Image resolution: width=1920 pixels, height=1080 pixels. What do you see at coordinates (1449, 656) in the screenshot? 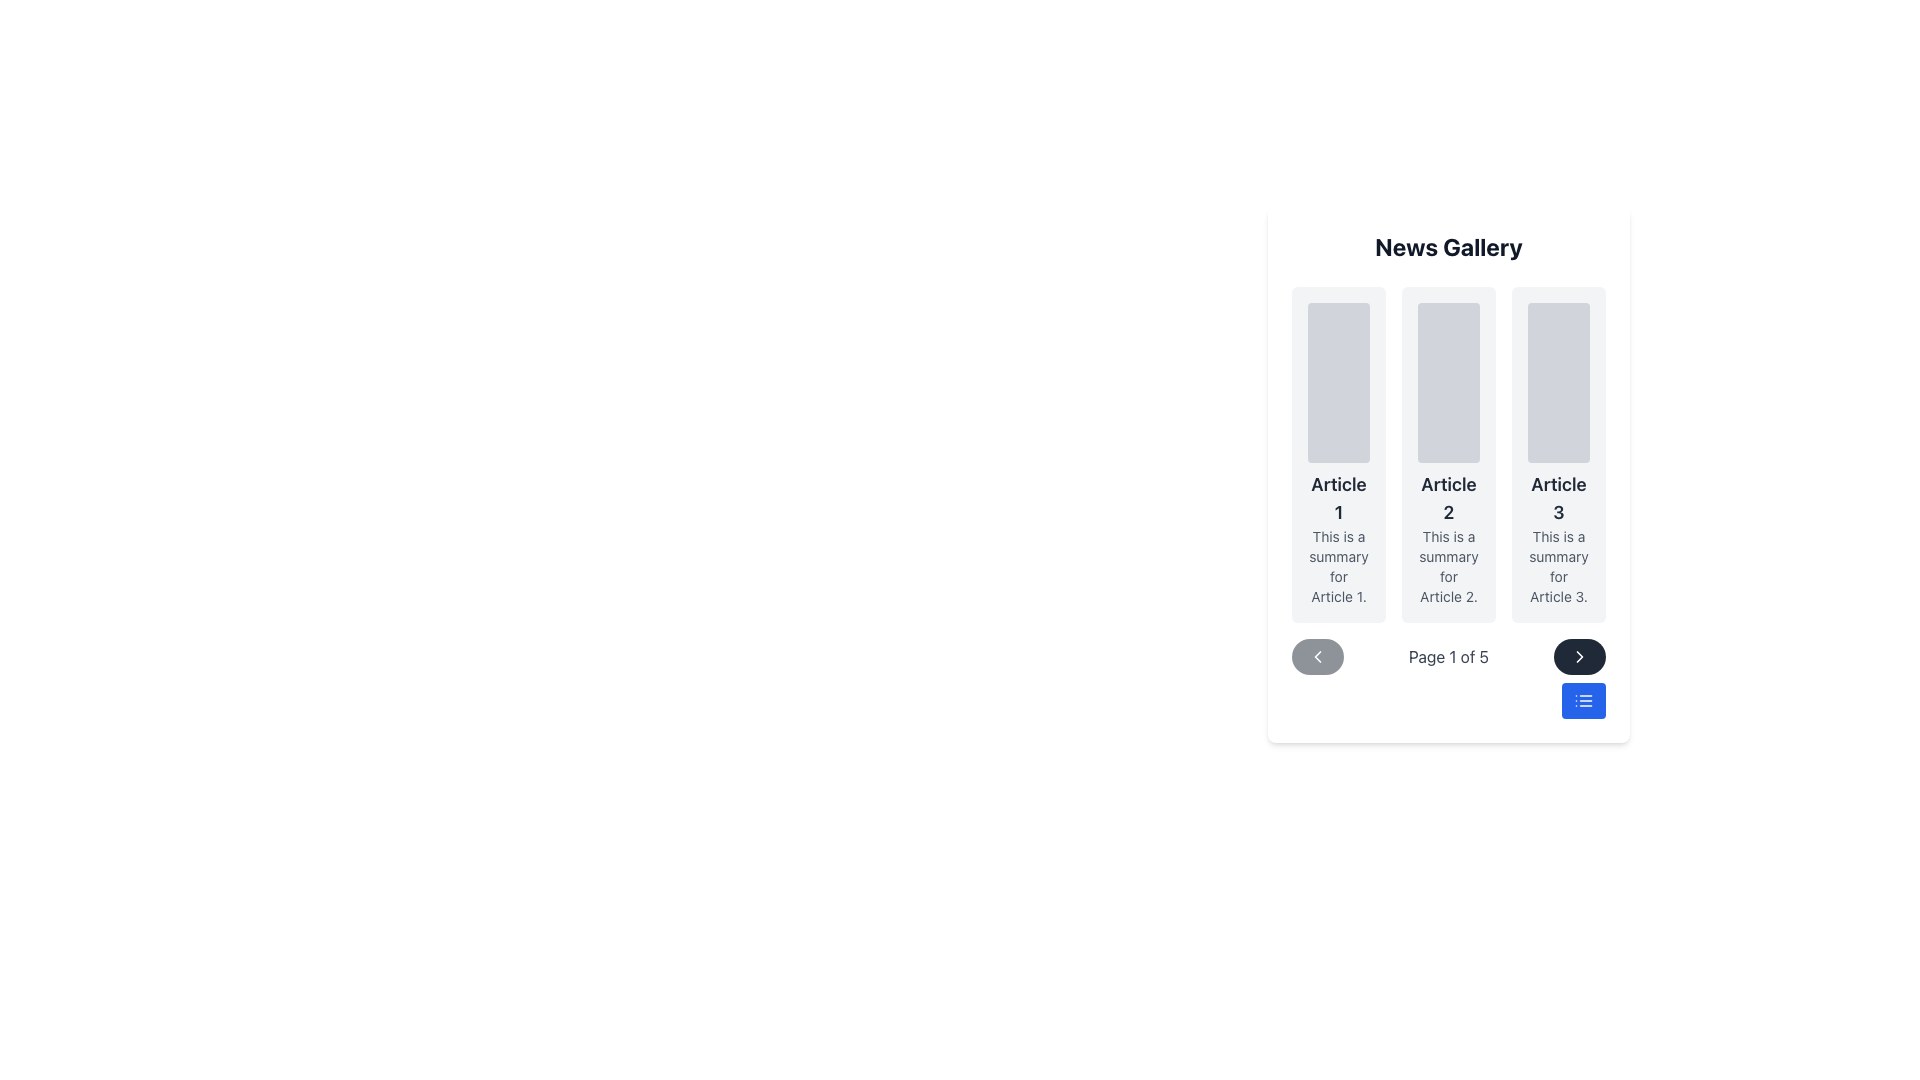
I see `the text label displaying 'Page 1 of 5', which is centered between two navigation buttons and has a dark gray color` at bounding box center [1449, 656].